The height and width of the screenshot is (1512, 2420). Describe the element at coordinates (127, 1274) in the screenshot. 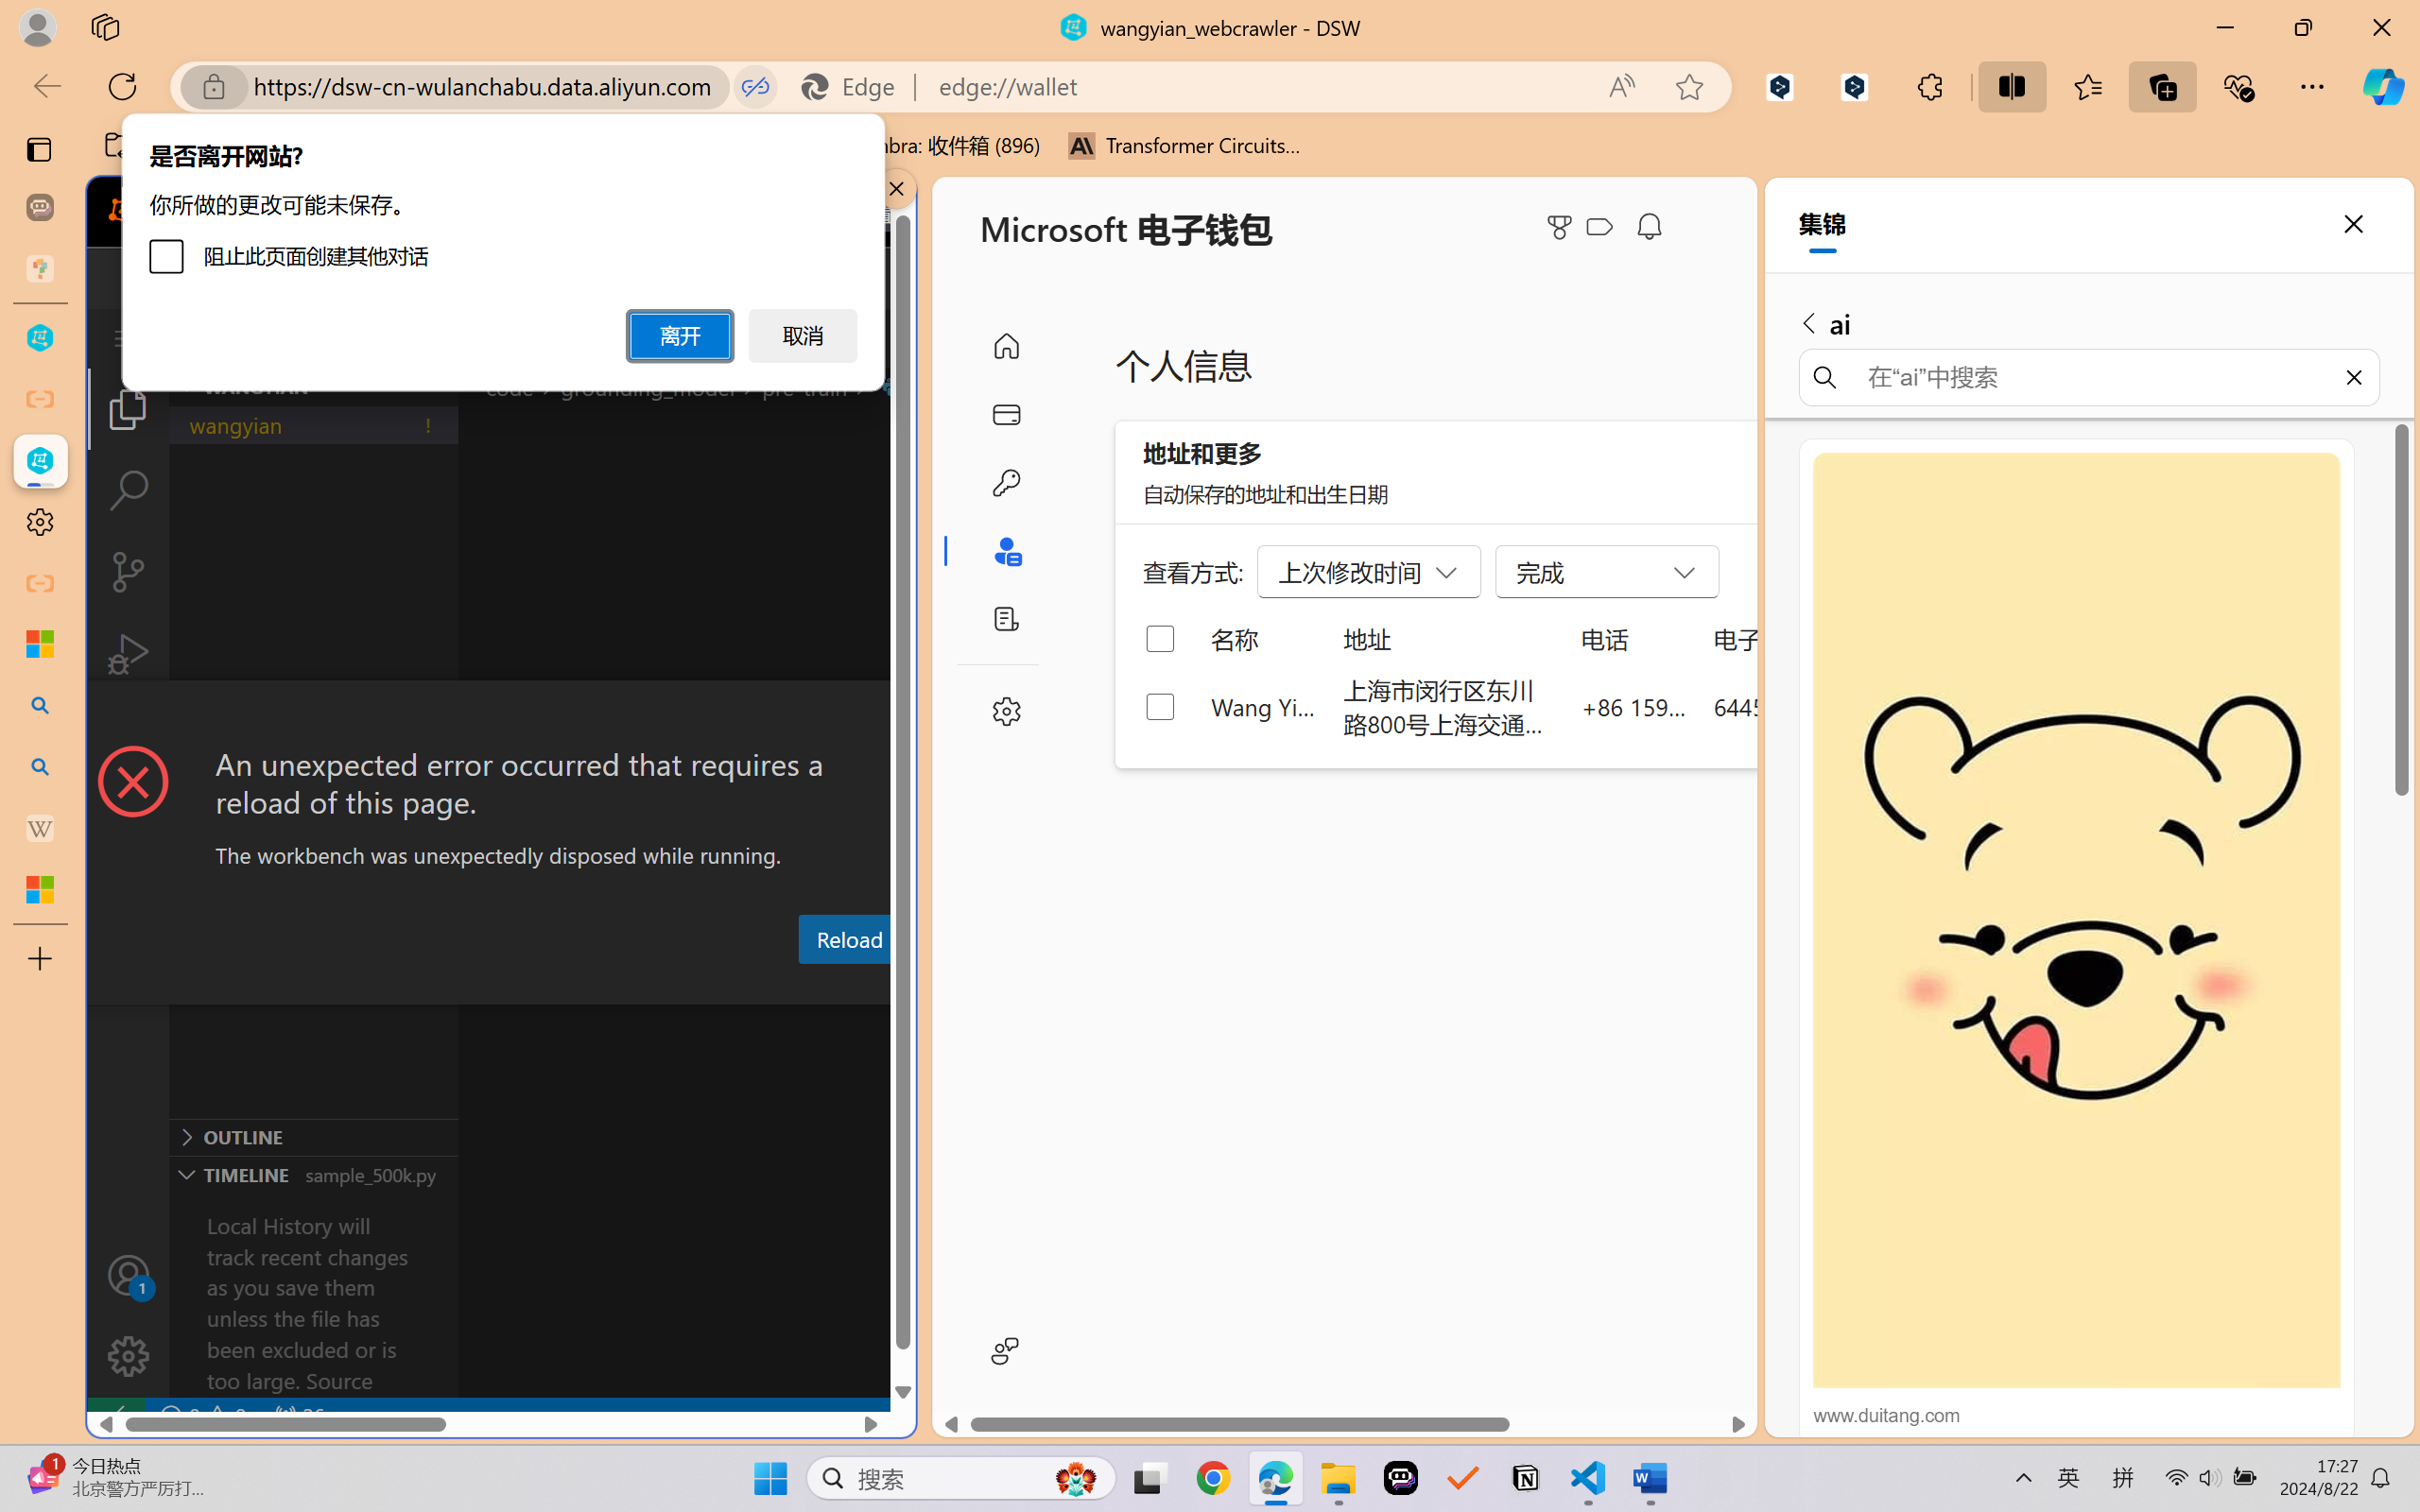

I see `'Accounts - Sign in requested'` at that location.